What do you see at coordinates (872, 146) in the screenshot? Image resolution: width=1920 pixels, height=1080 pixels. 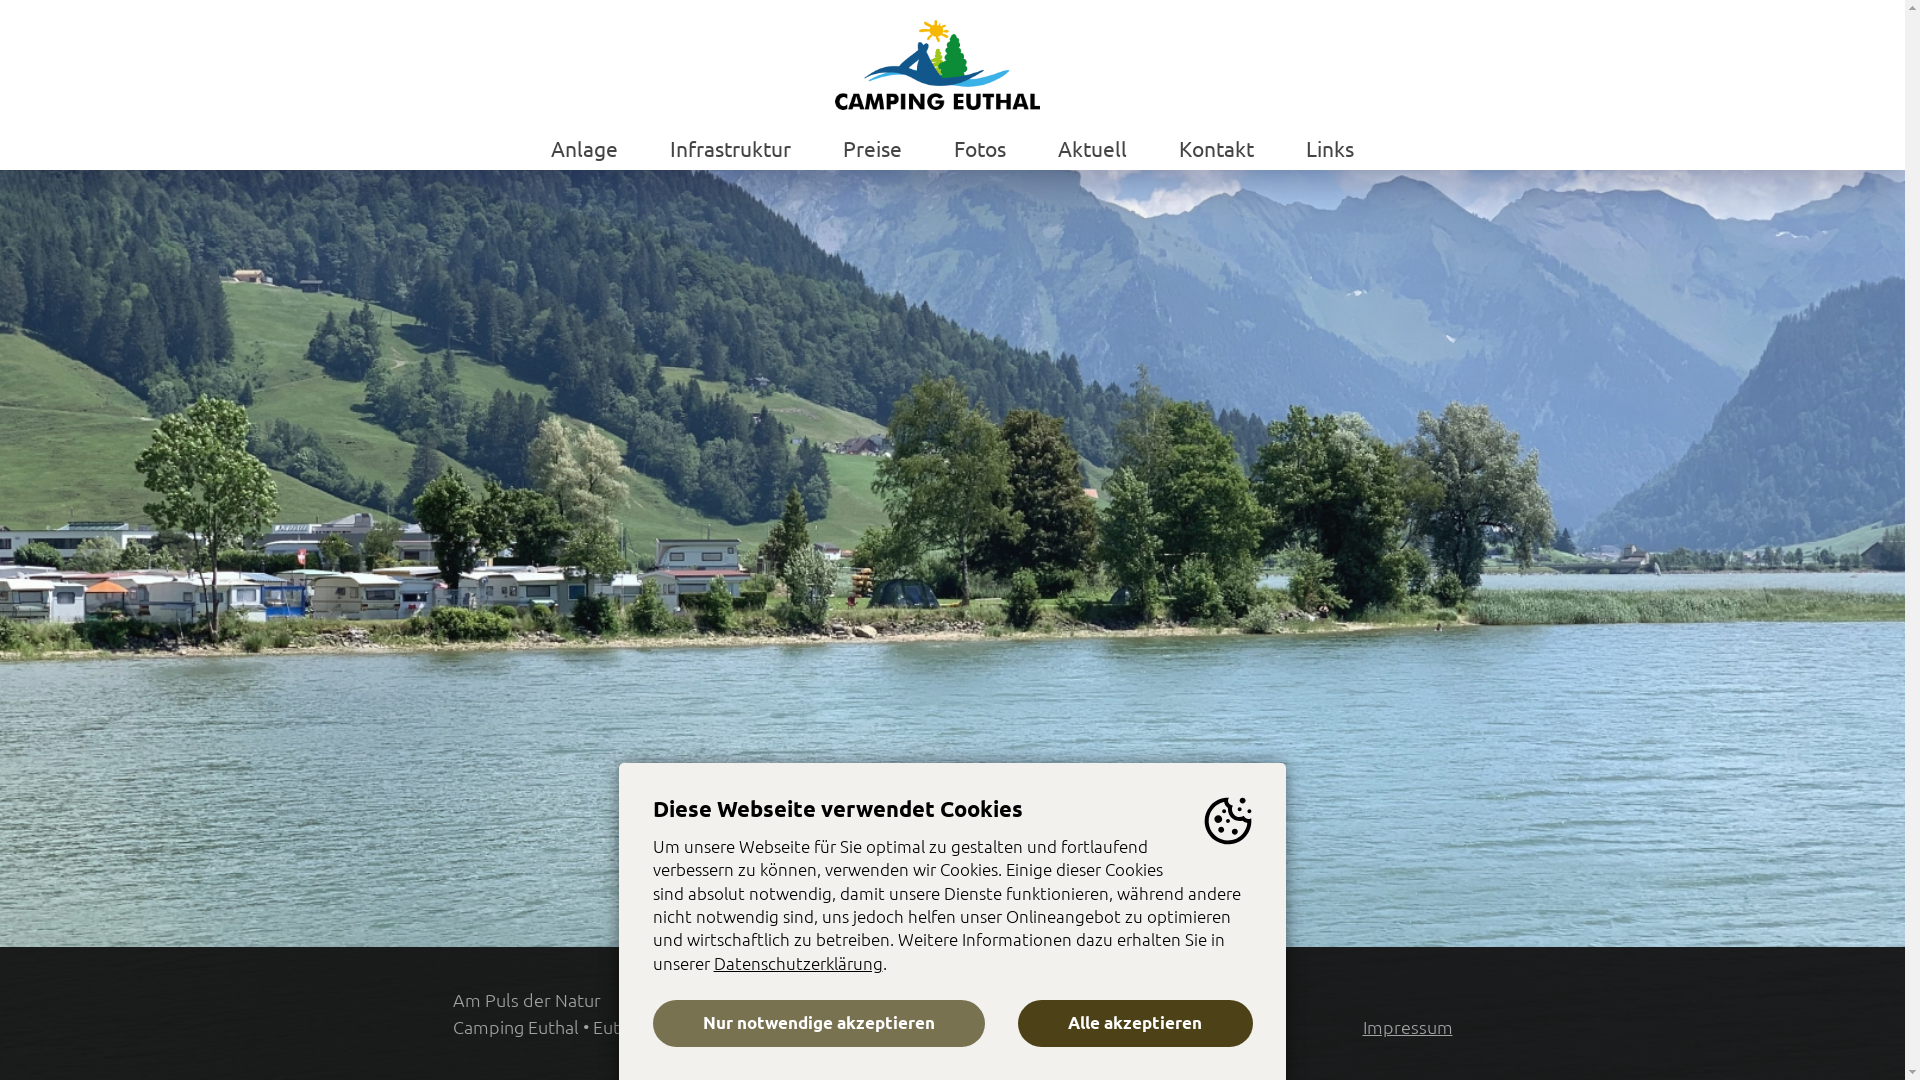 I see `'Preise'` at bounding box center [872, 146].